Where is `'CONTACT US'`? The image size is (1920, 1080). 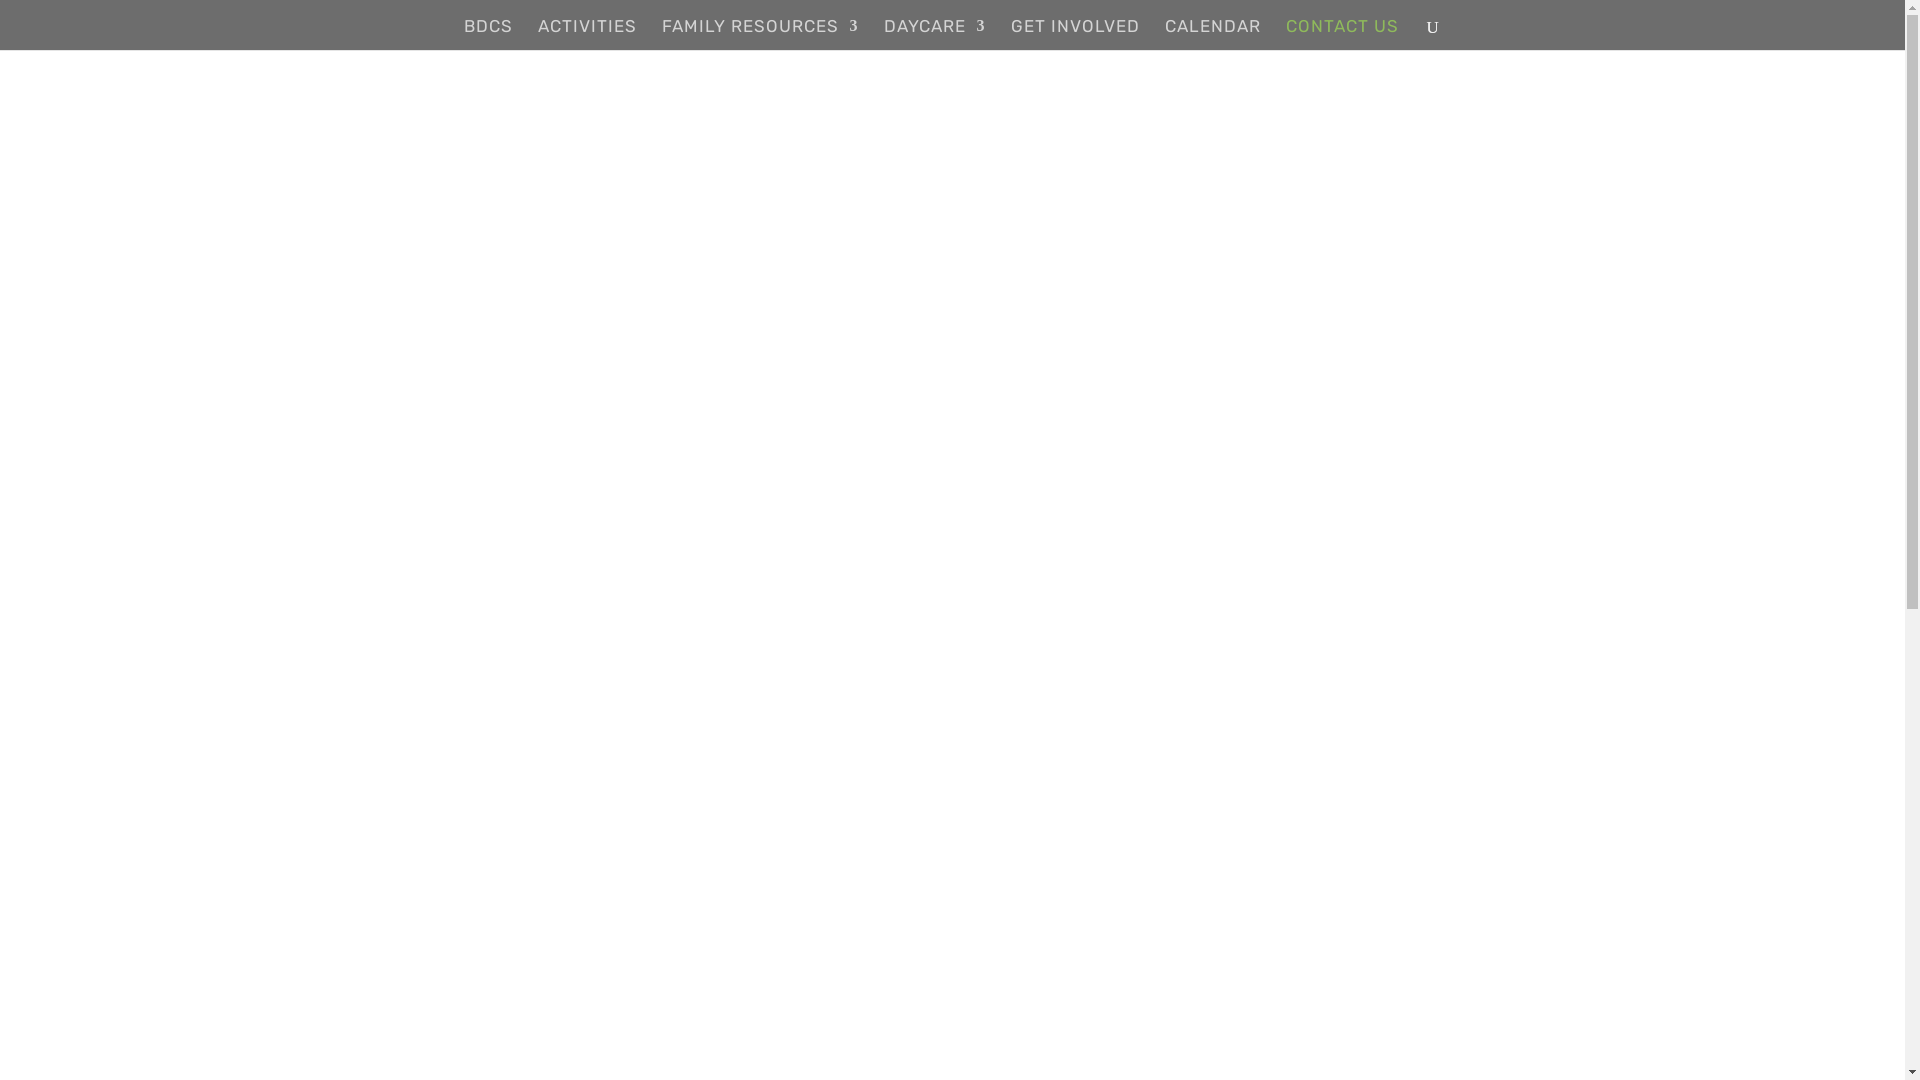 'CONTACT US' is located at coordinates (1286, 34).